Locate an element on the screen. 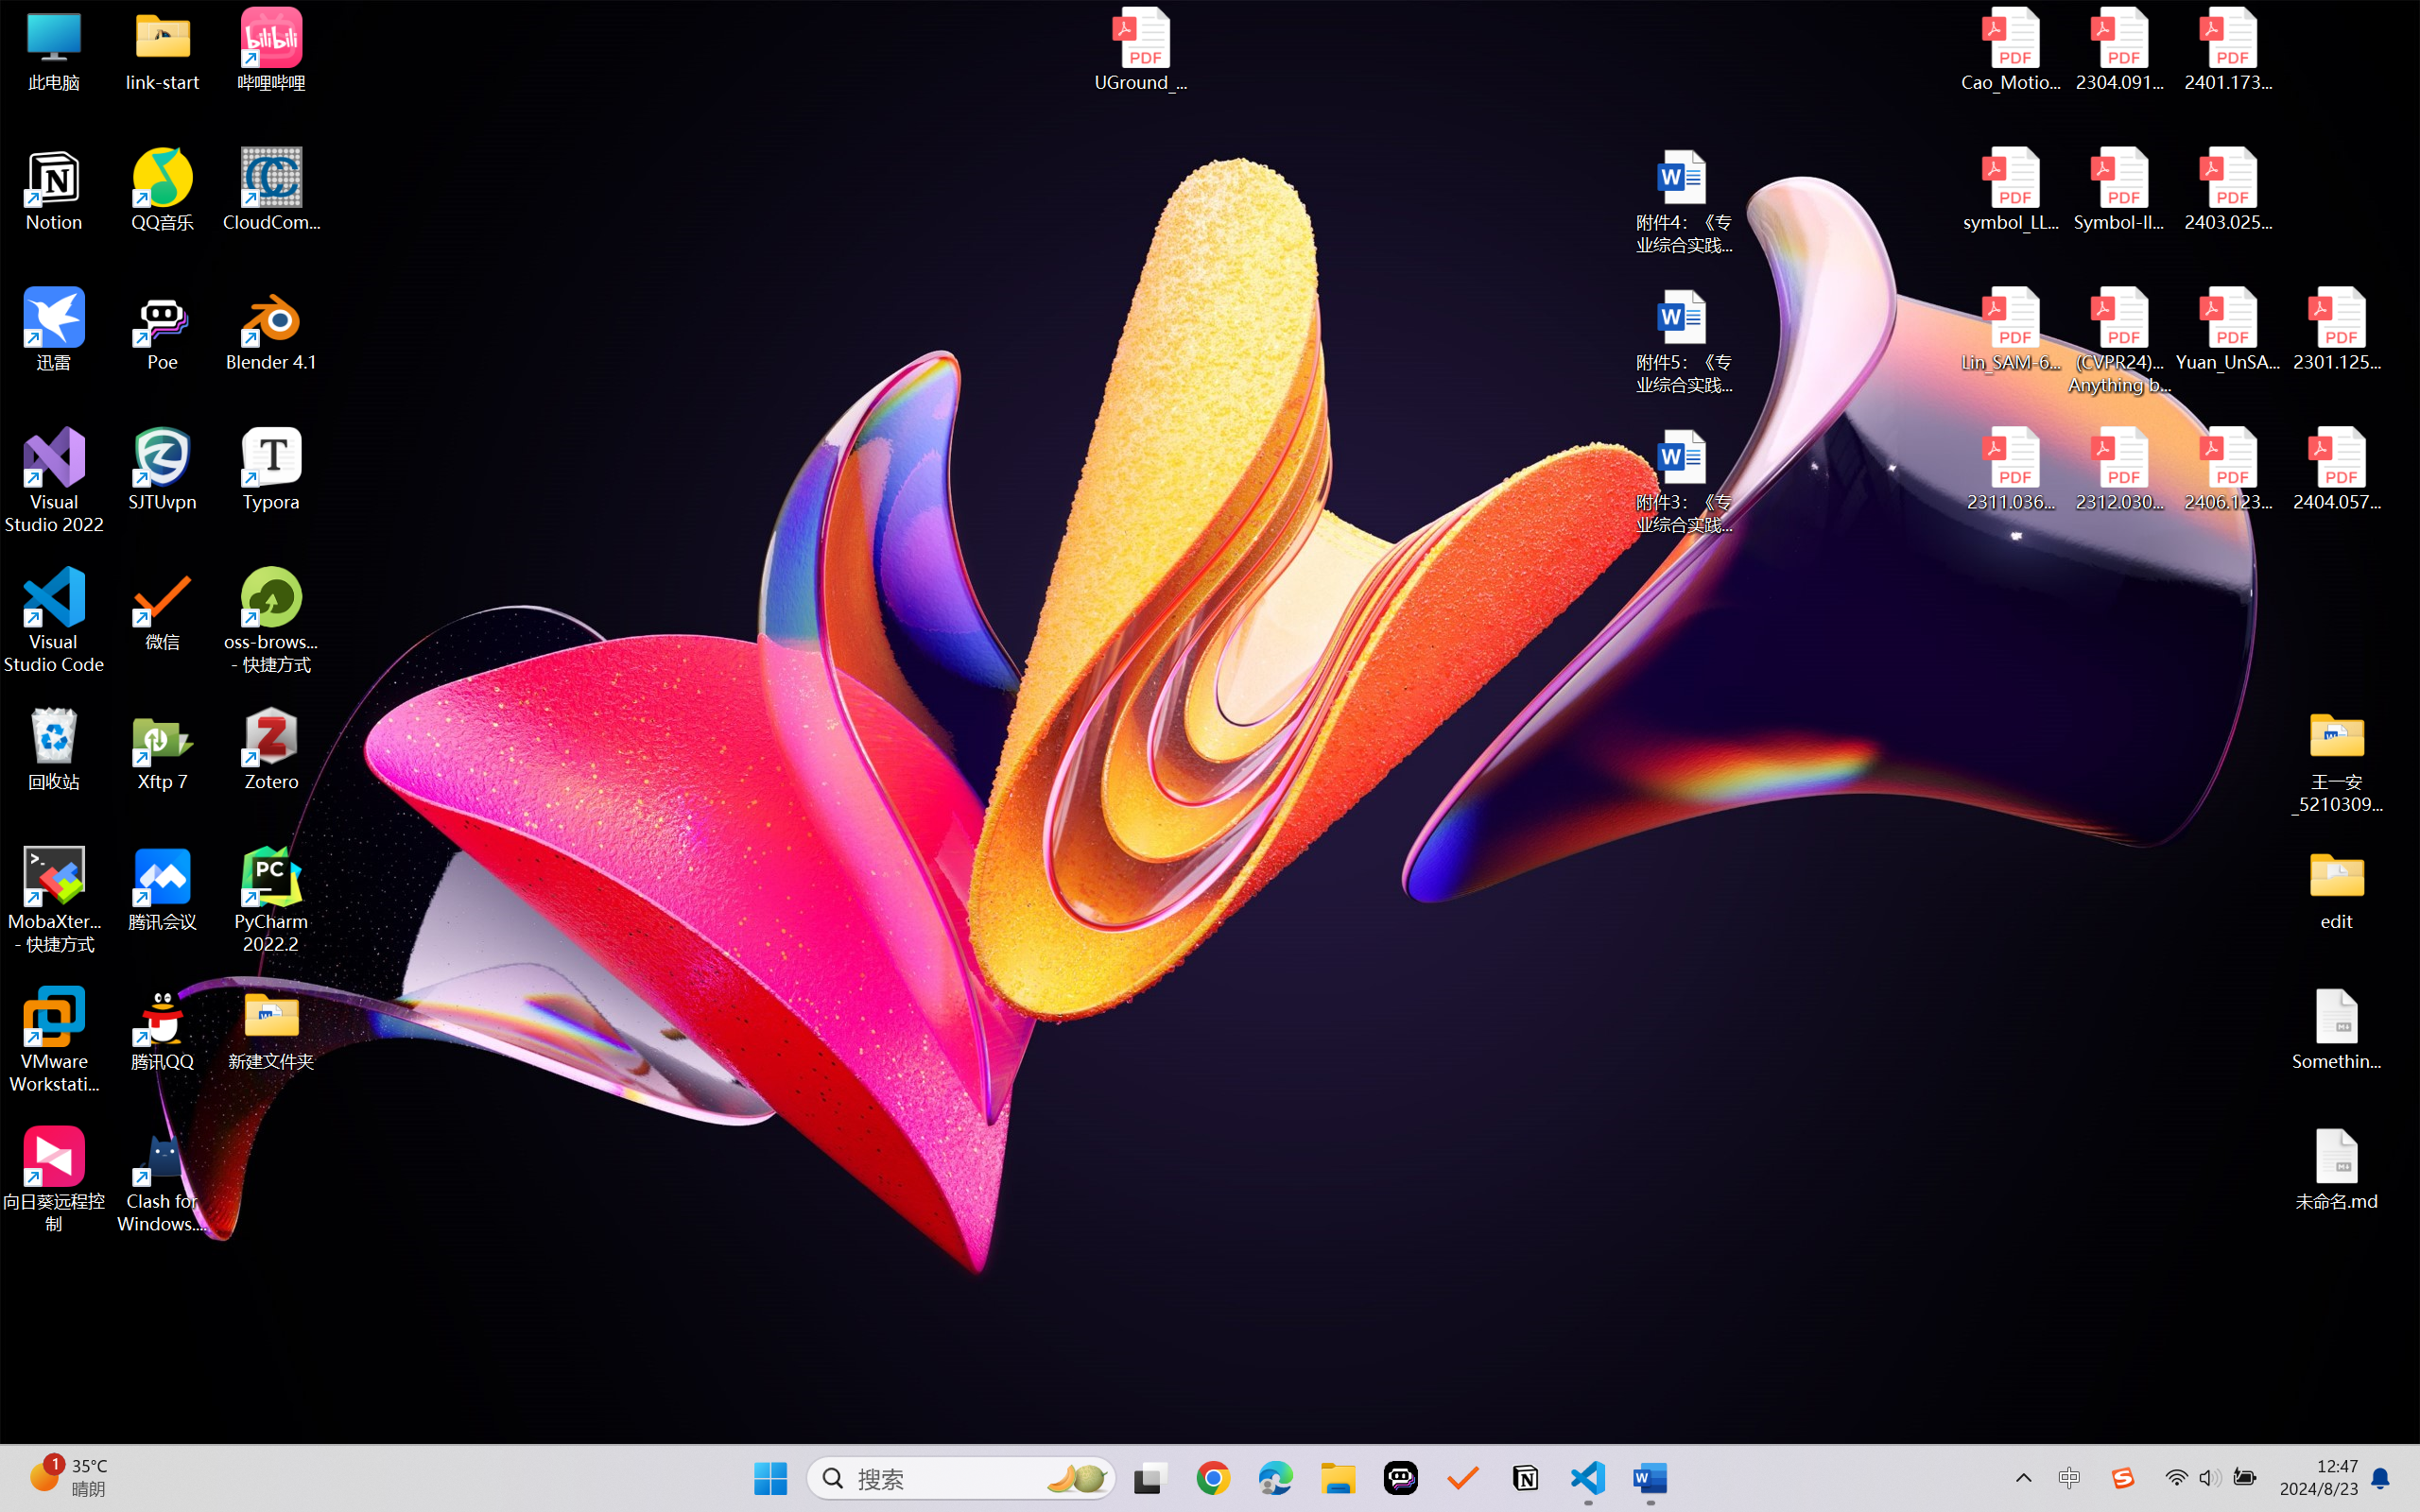  'PyCharm 2022.2' is located at coordinates (271, 900).